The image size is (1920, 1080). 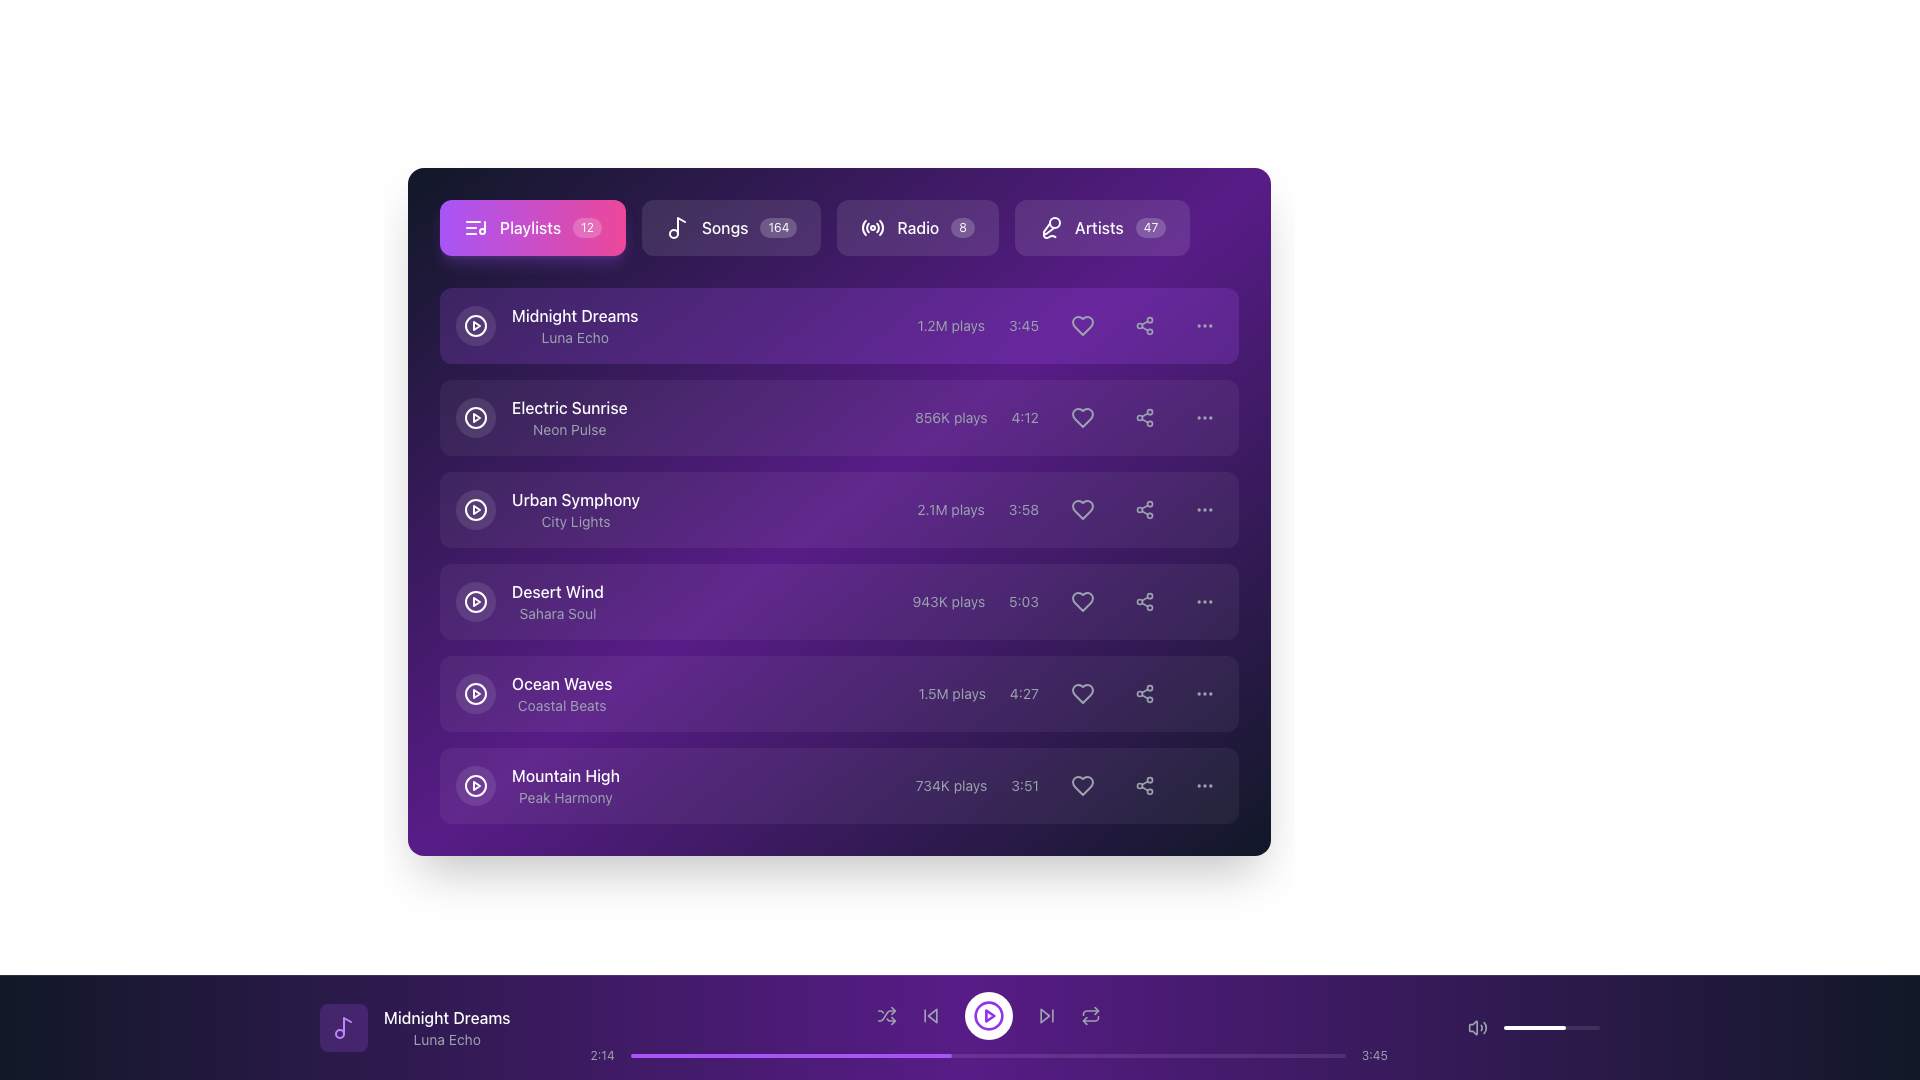 I want to click on playback time, so click(x=1058, y=1055).